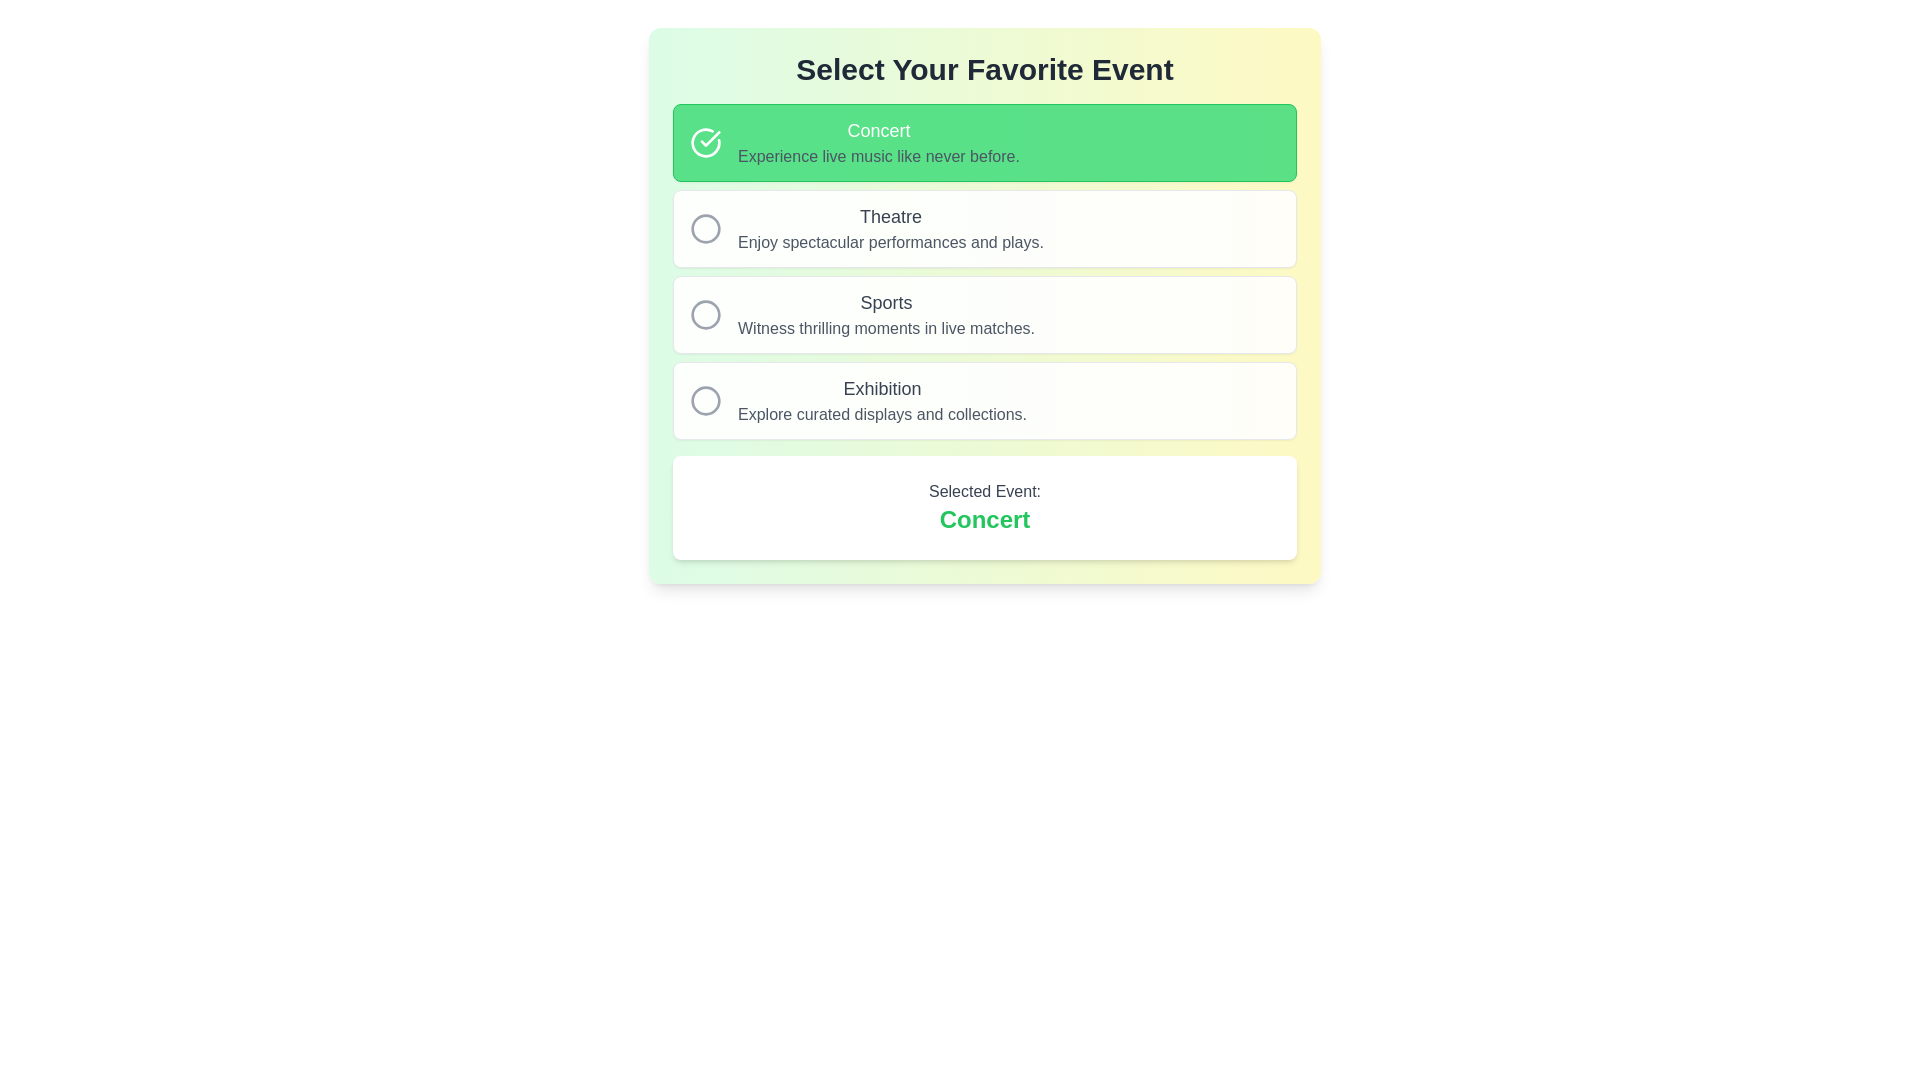 This screenshot has width=1920, height=1080. What do you see at coordinates (878, 156) in the screenshot?
I see `the static text providing descriptive information about the 'Concert' event type, located inside the green rounded rectangle selection box directly below the 'Concert' text` at bounding box center [878, 156].